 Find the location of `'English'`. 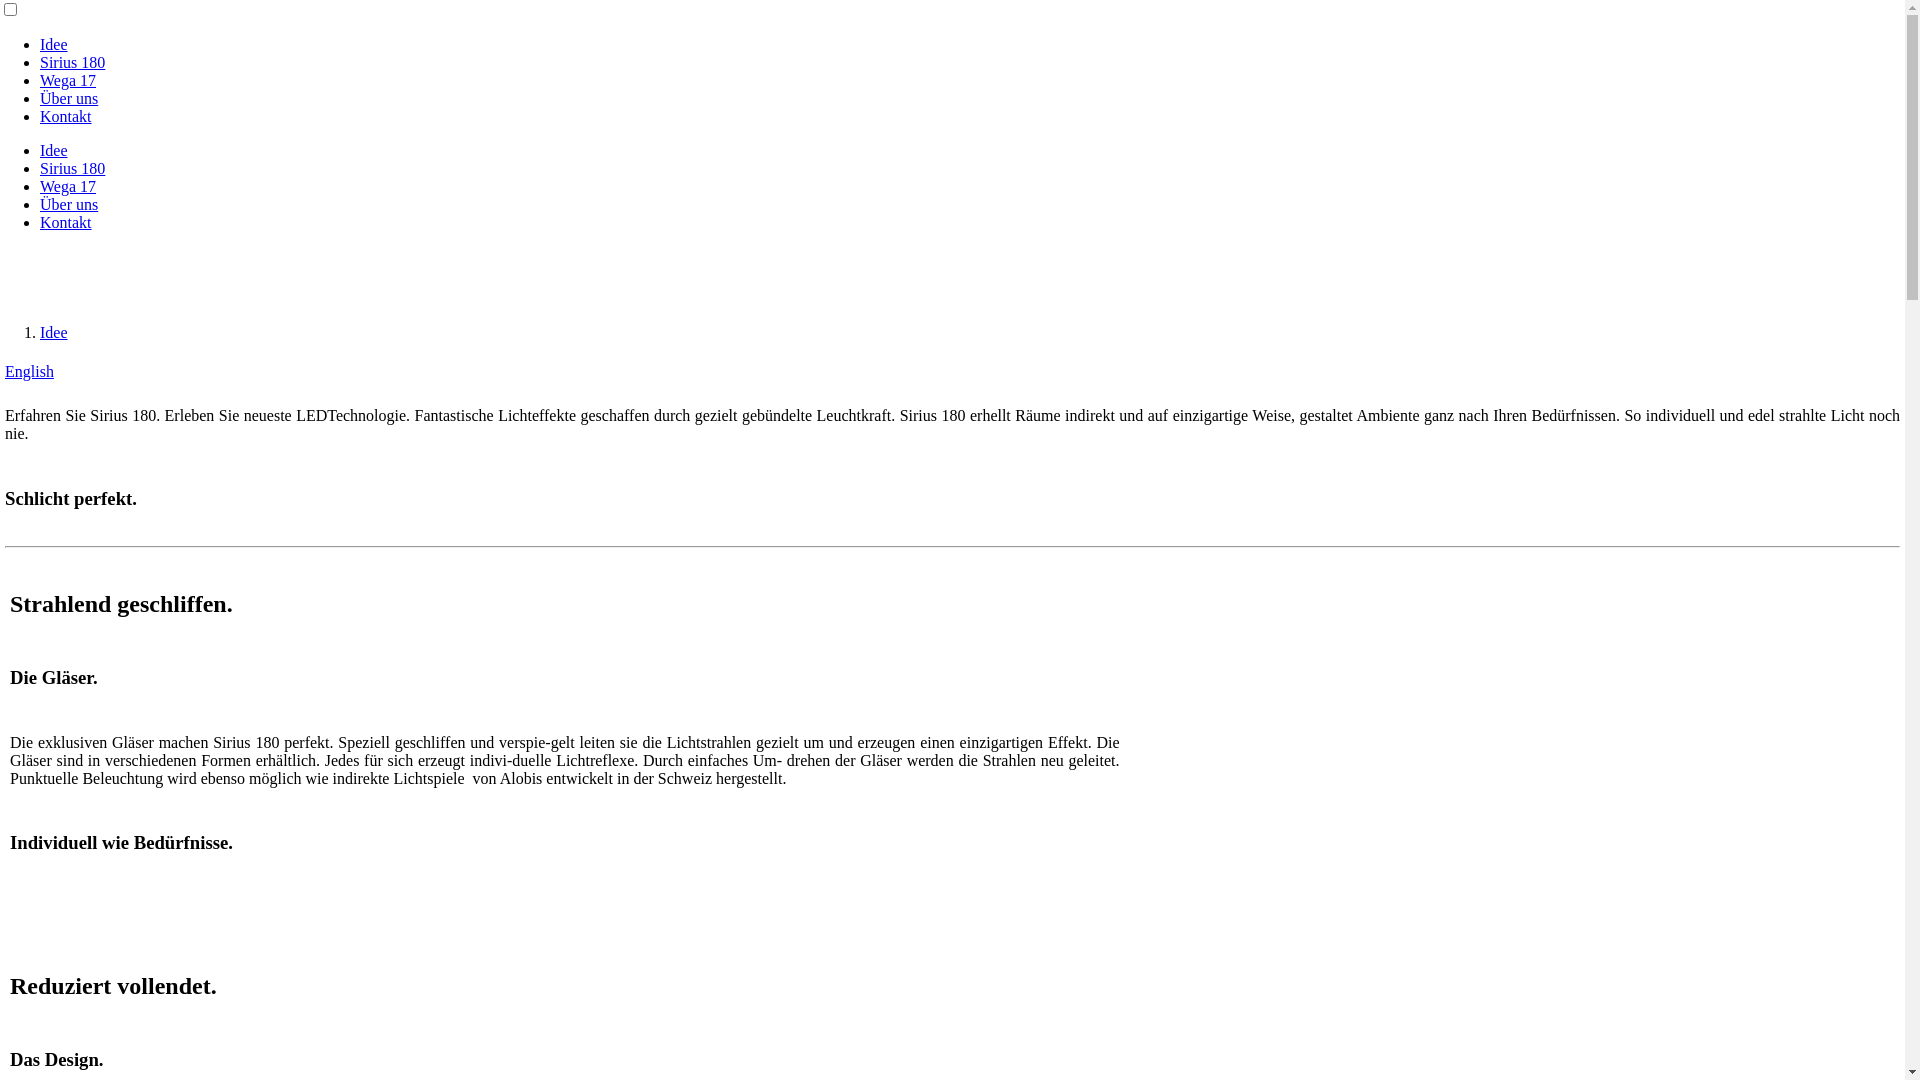

'English' is located at coordinates (29, 371).